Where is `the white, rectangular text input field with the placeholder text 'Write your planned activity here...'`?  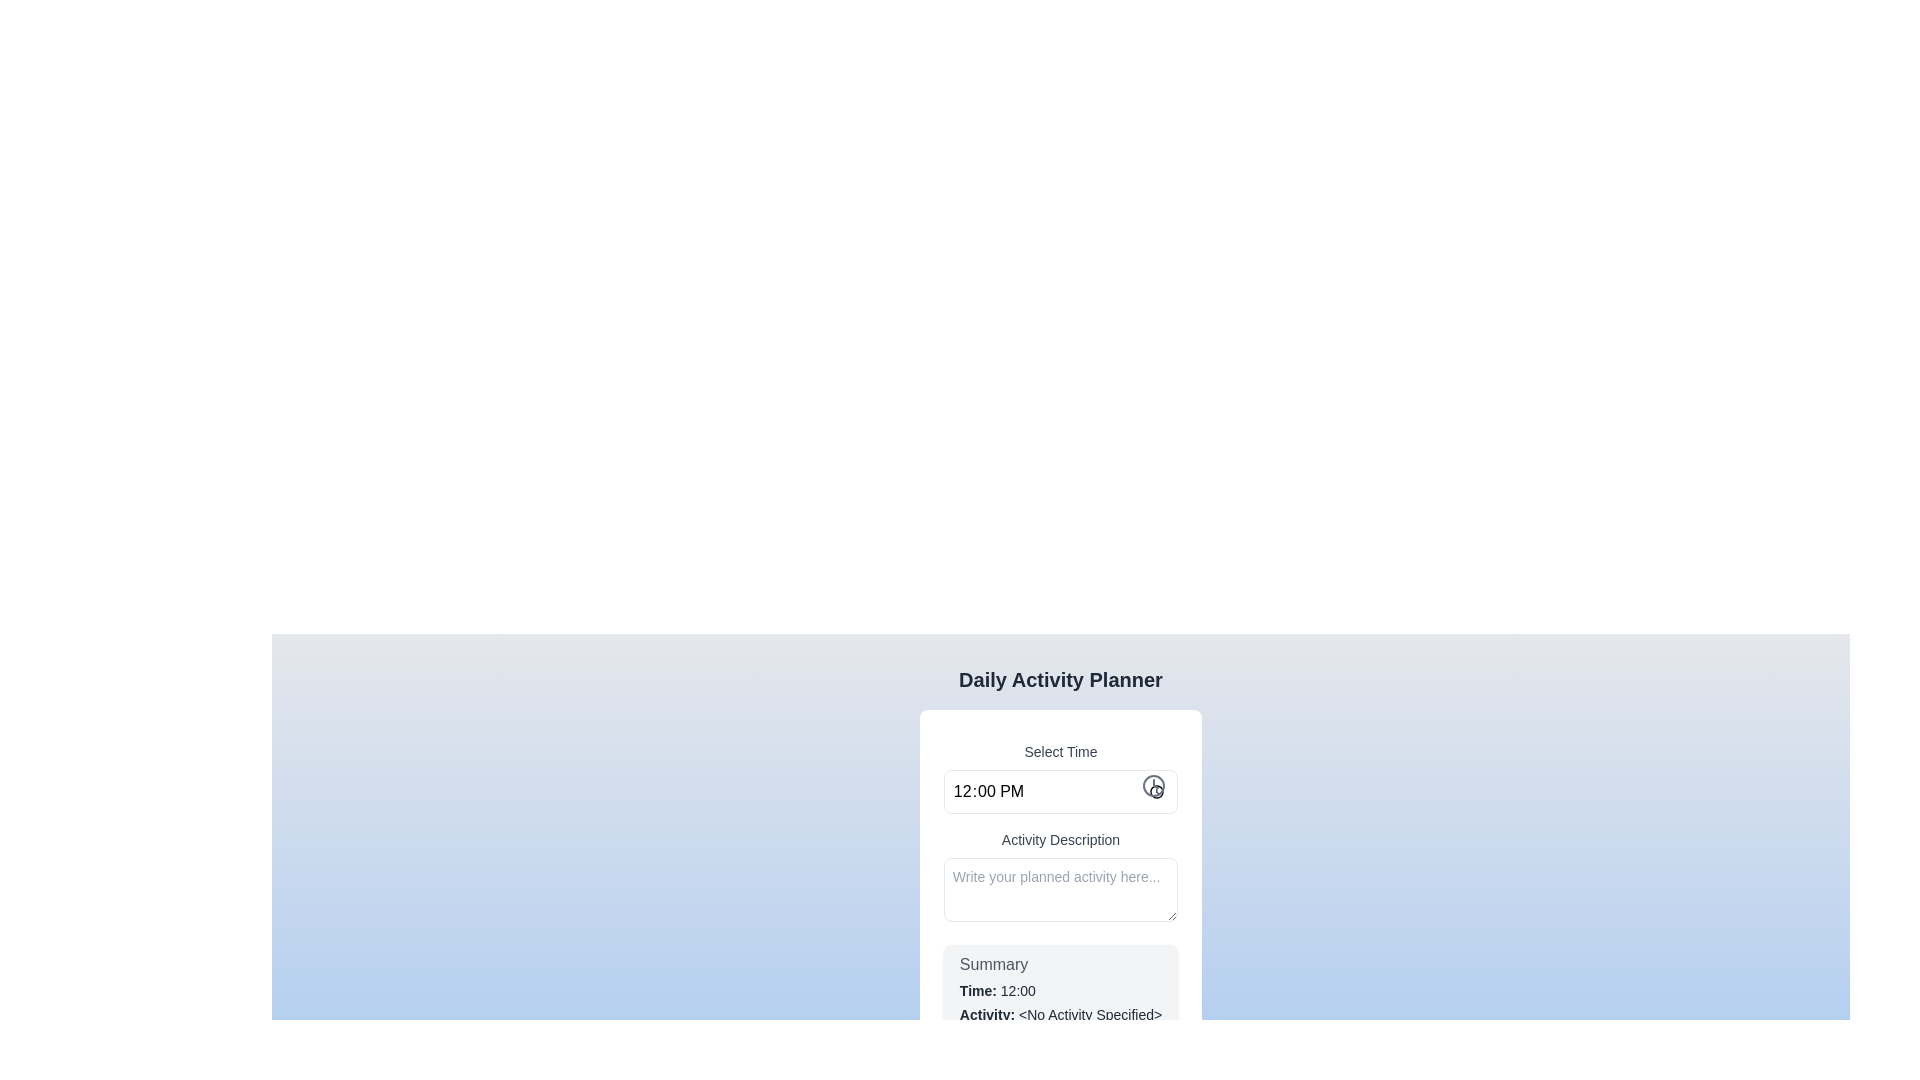 the white, rectangular text input field with the placeholder text 'Write your planned activity here...' is located at coordinates (1059, 886).